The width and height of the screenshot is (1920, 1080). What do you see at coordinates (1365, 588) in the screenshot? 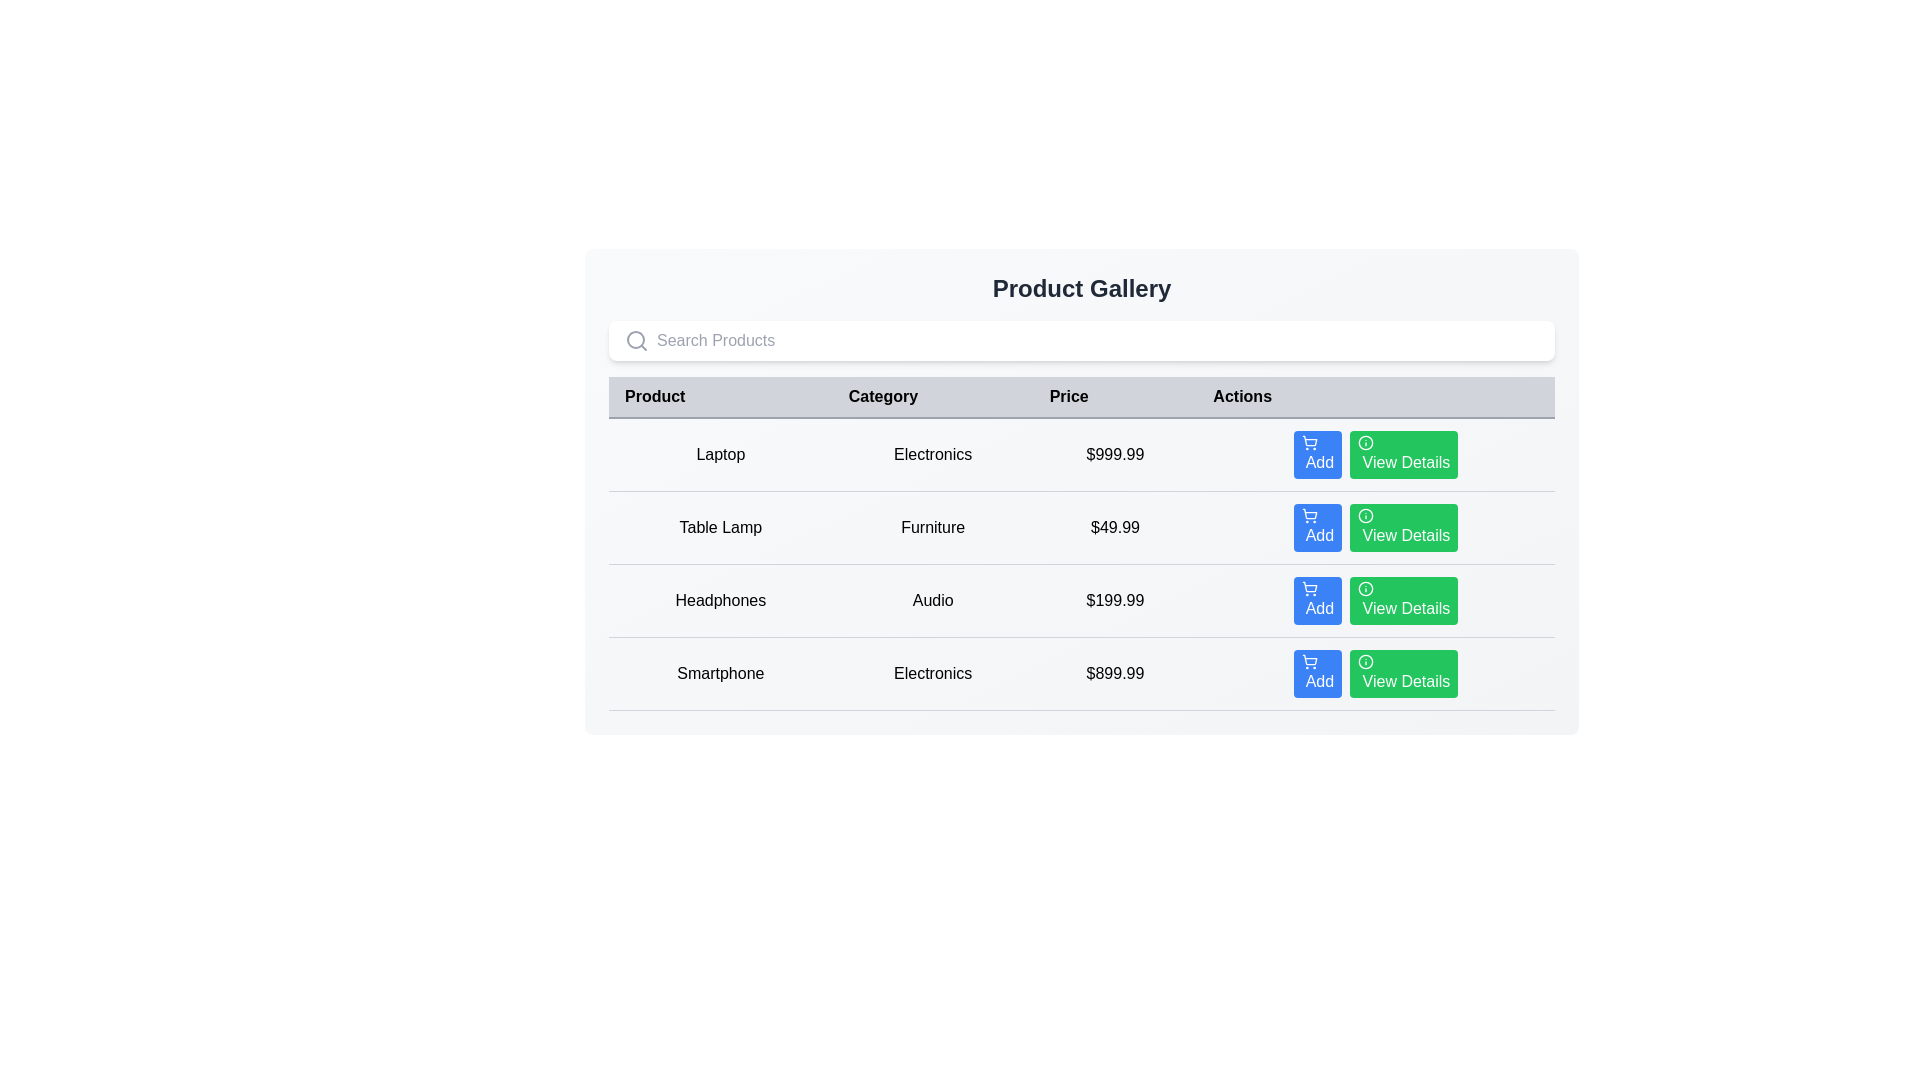
I see `the informational icon located to the left of the 'View Details' button in the 'Actions' column for the 'Headphones' product` at bounding box center [1365, 588].